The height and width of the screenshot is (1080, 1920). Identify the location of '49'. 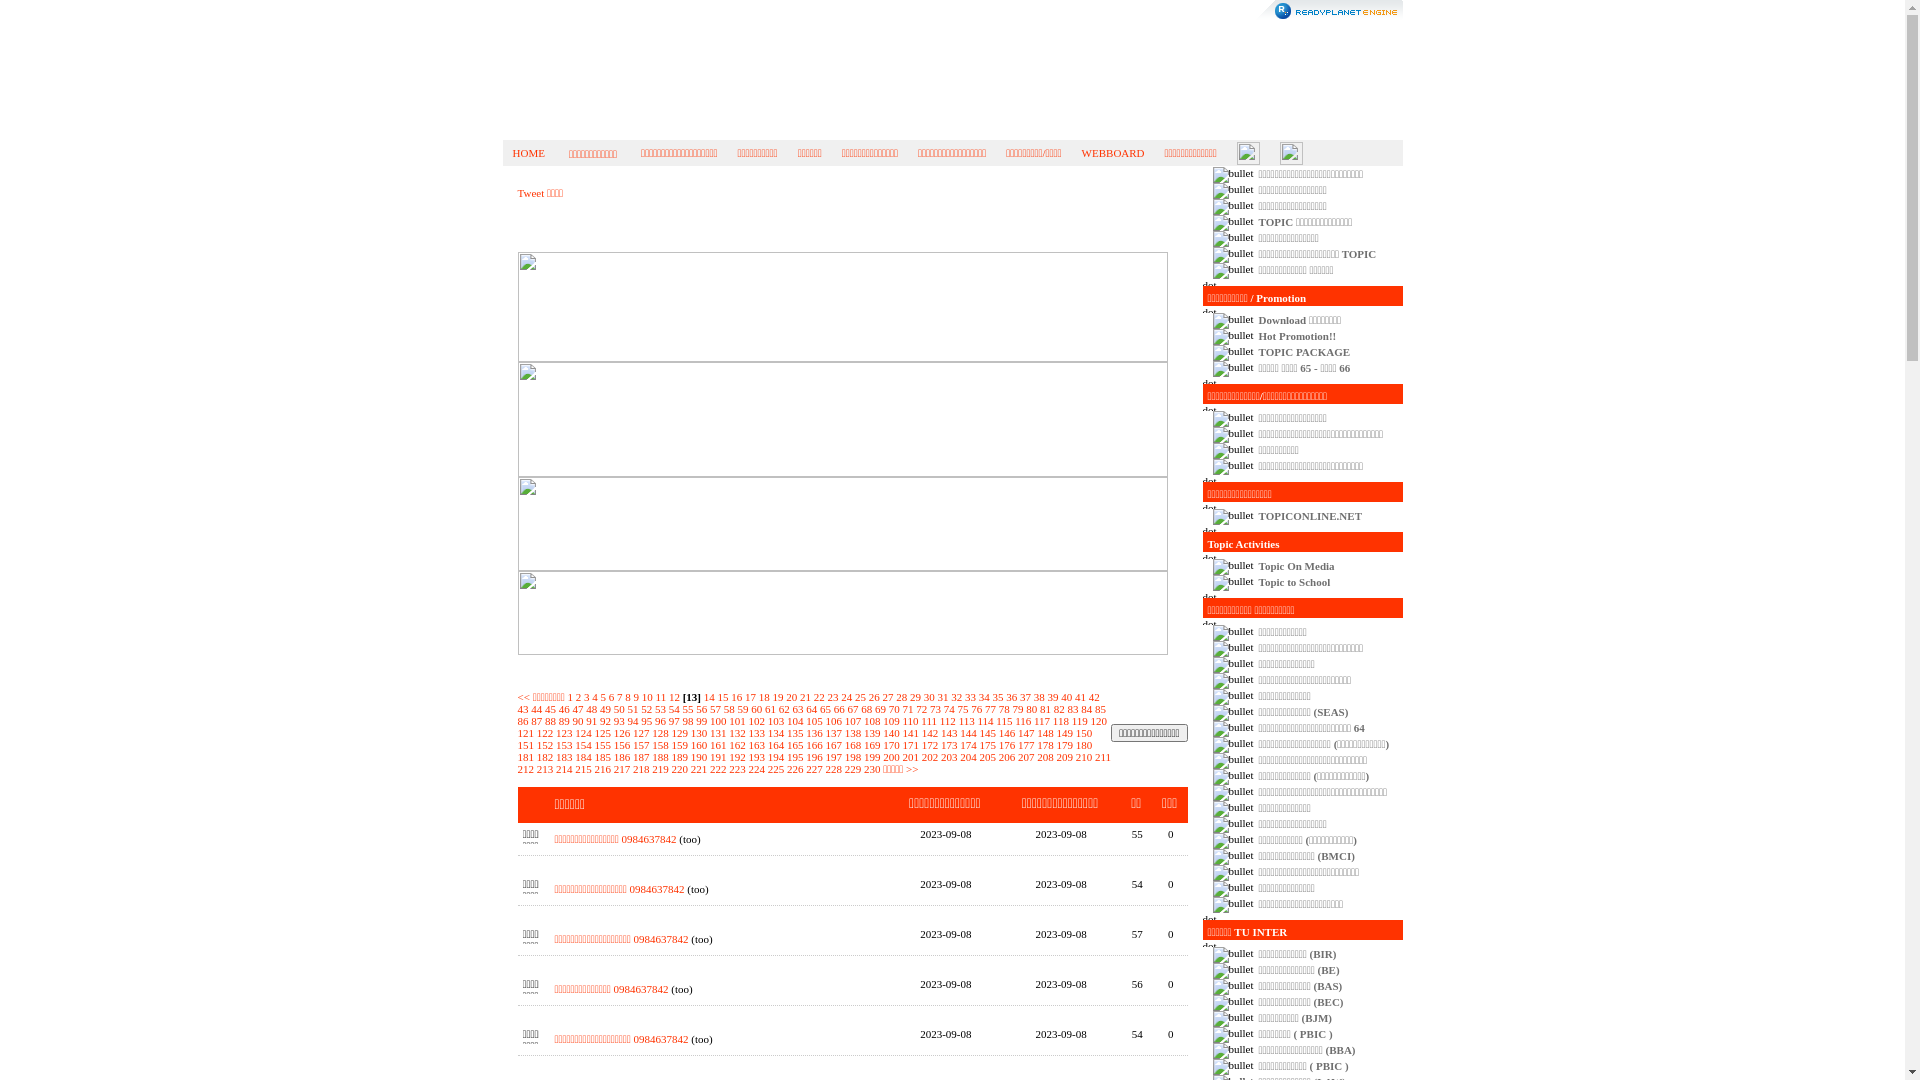
(604, 708).